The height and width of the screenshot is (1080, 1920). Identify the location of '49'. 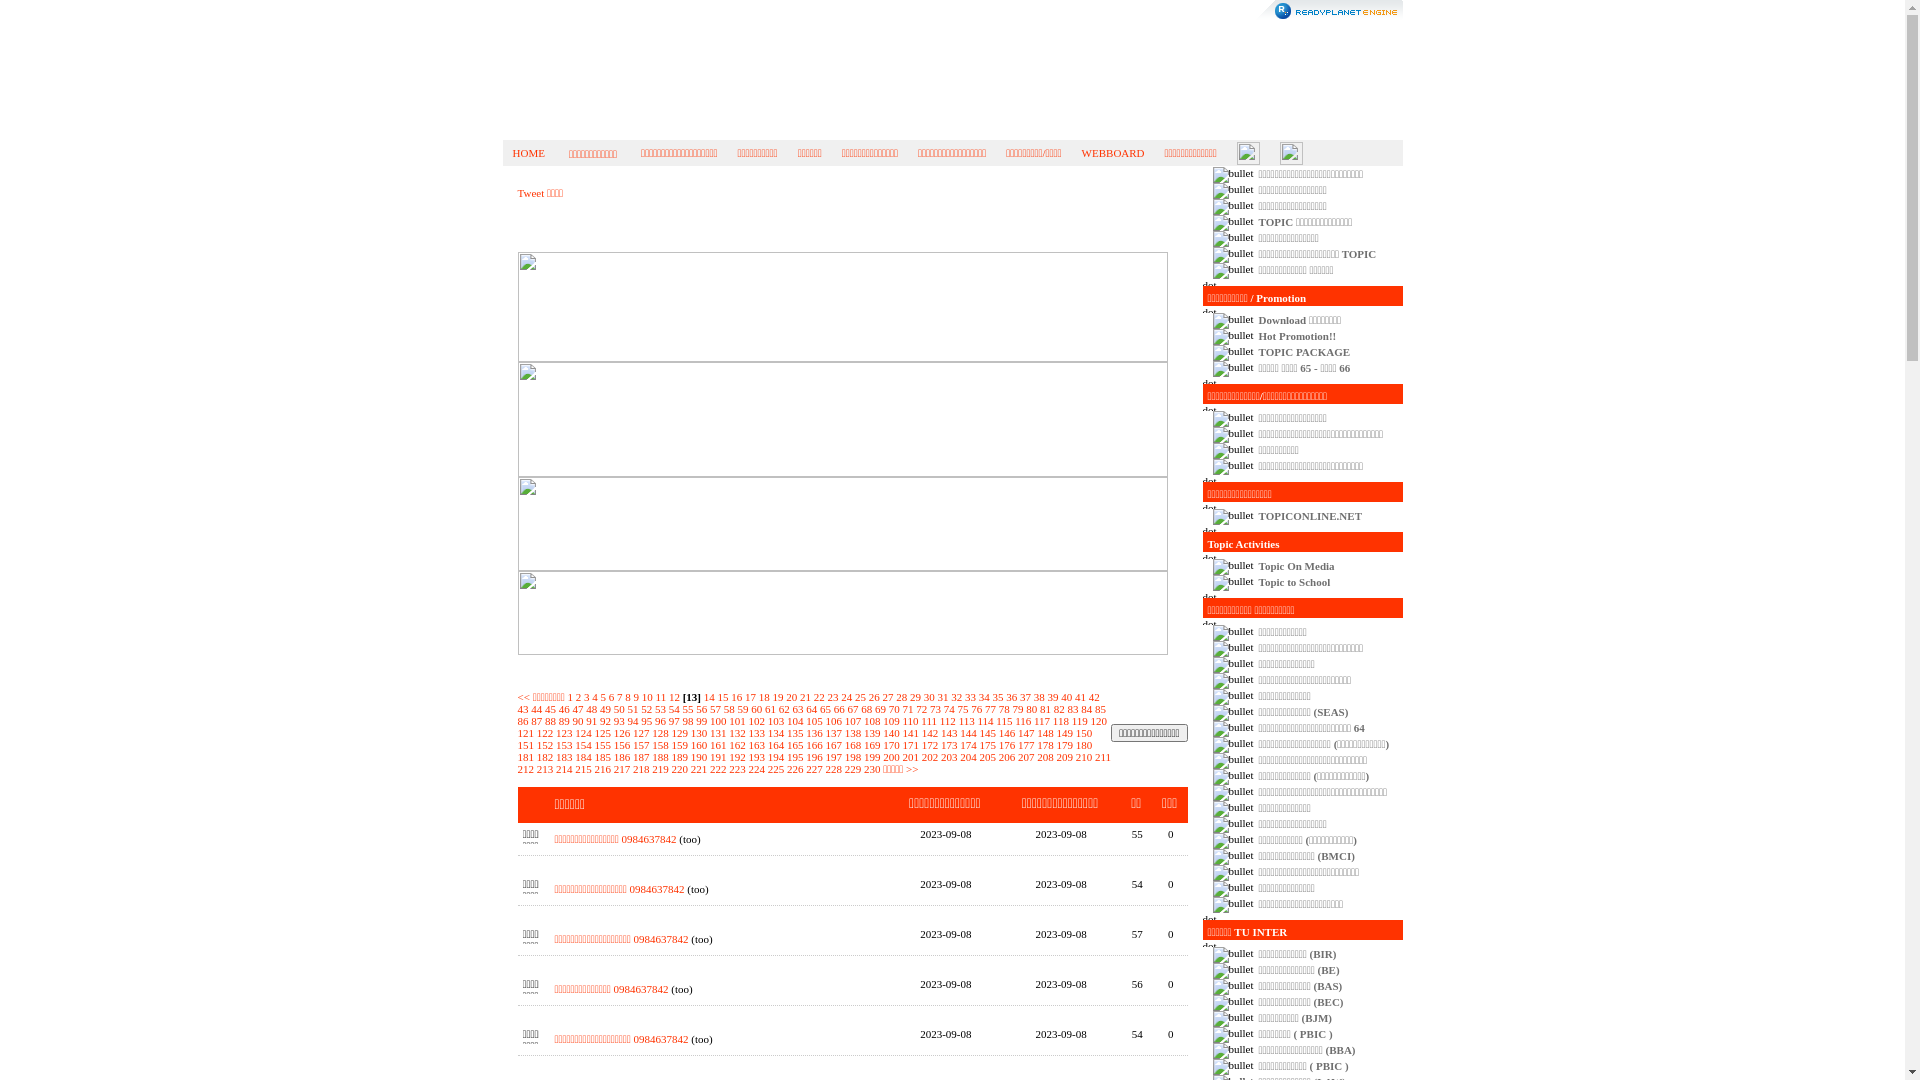
(604, 708).